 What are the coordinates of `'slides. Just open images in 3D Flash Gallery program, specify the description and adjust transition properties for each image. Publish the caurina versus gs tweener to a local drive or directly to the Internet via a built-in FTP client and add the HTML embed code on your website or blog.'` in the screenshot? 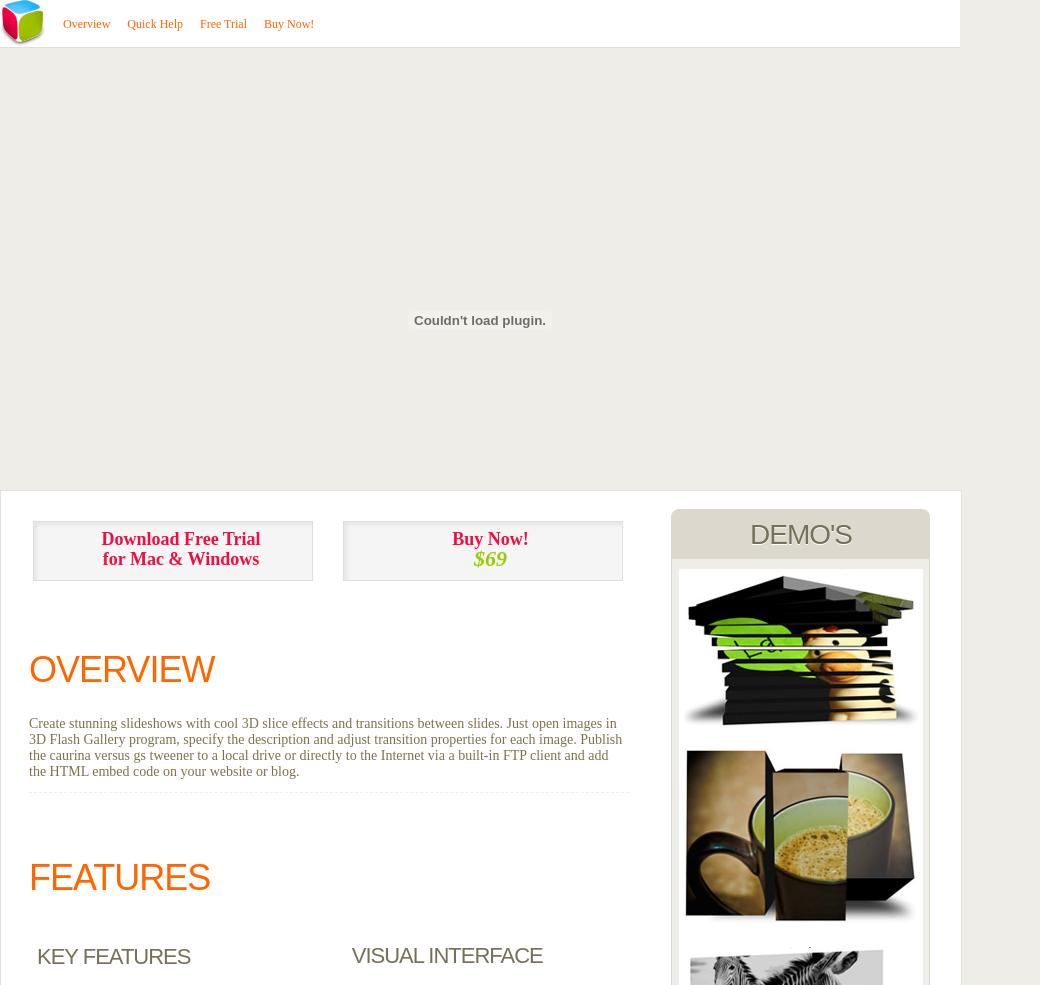 It's located at (324, 747).